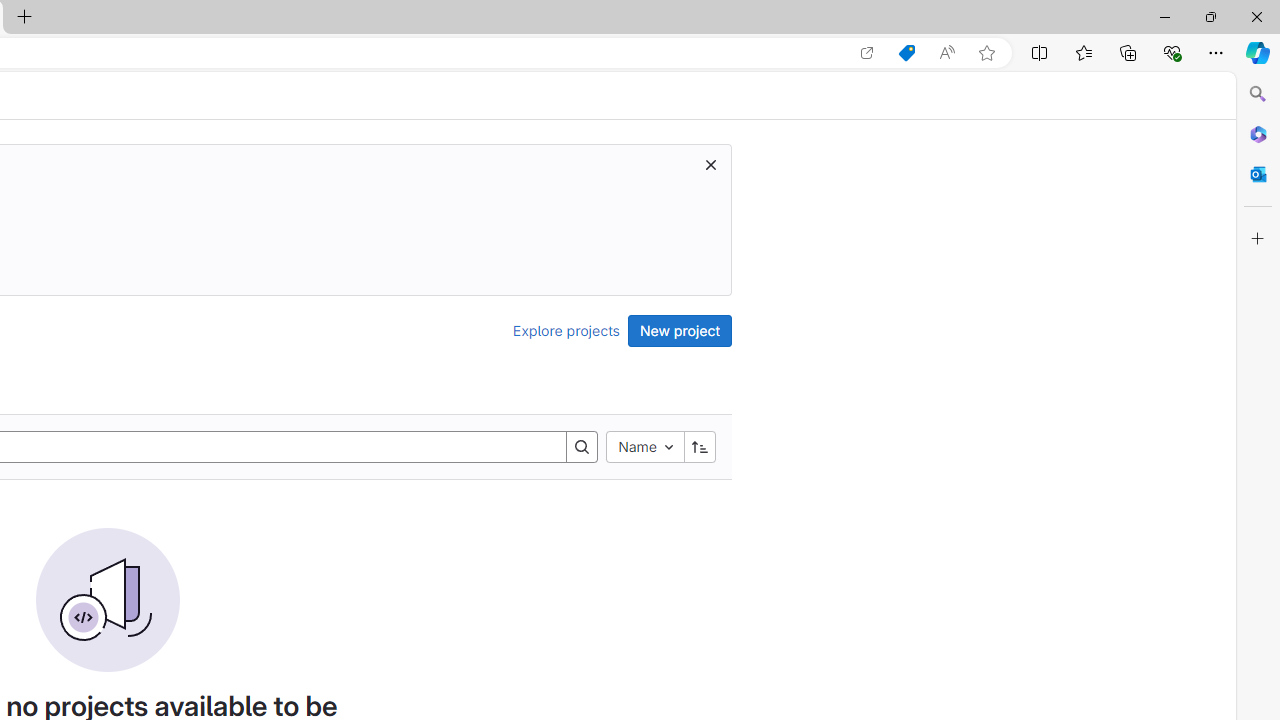 This screenshot has width=1280, height=720. Describe the element at coordinates (711, 163) in the screenshot. I see `'Class: s16 gl-icon gl-button-icon '` at that location.